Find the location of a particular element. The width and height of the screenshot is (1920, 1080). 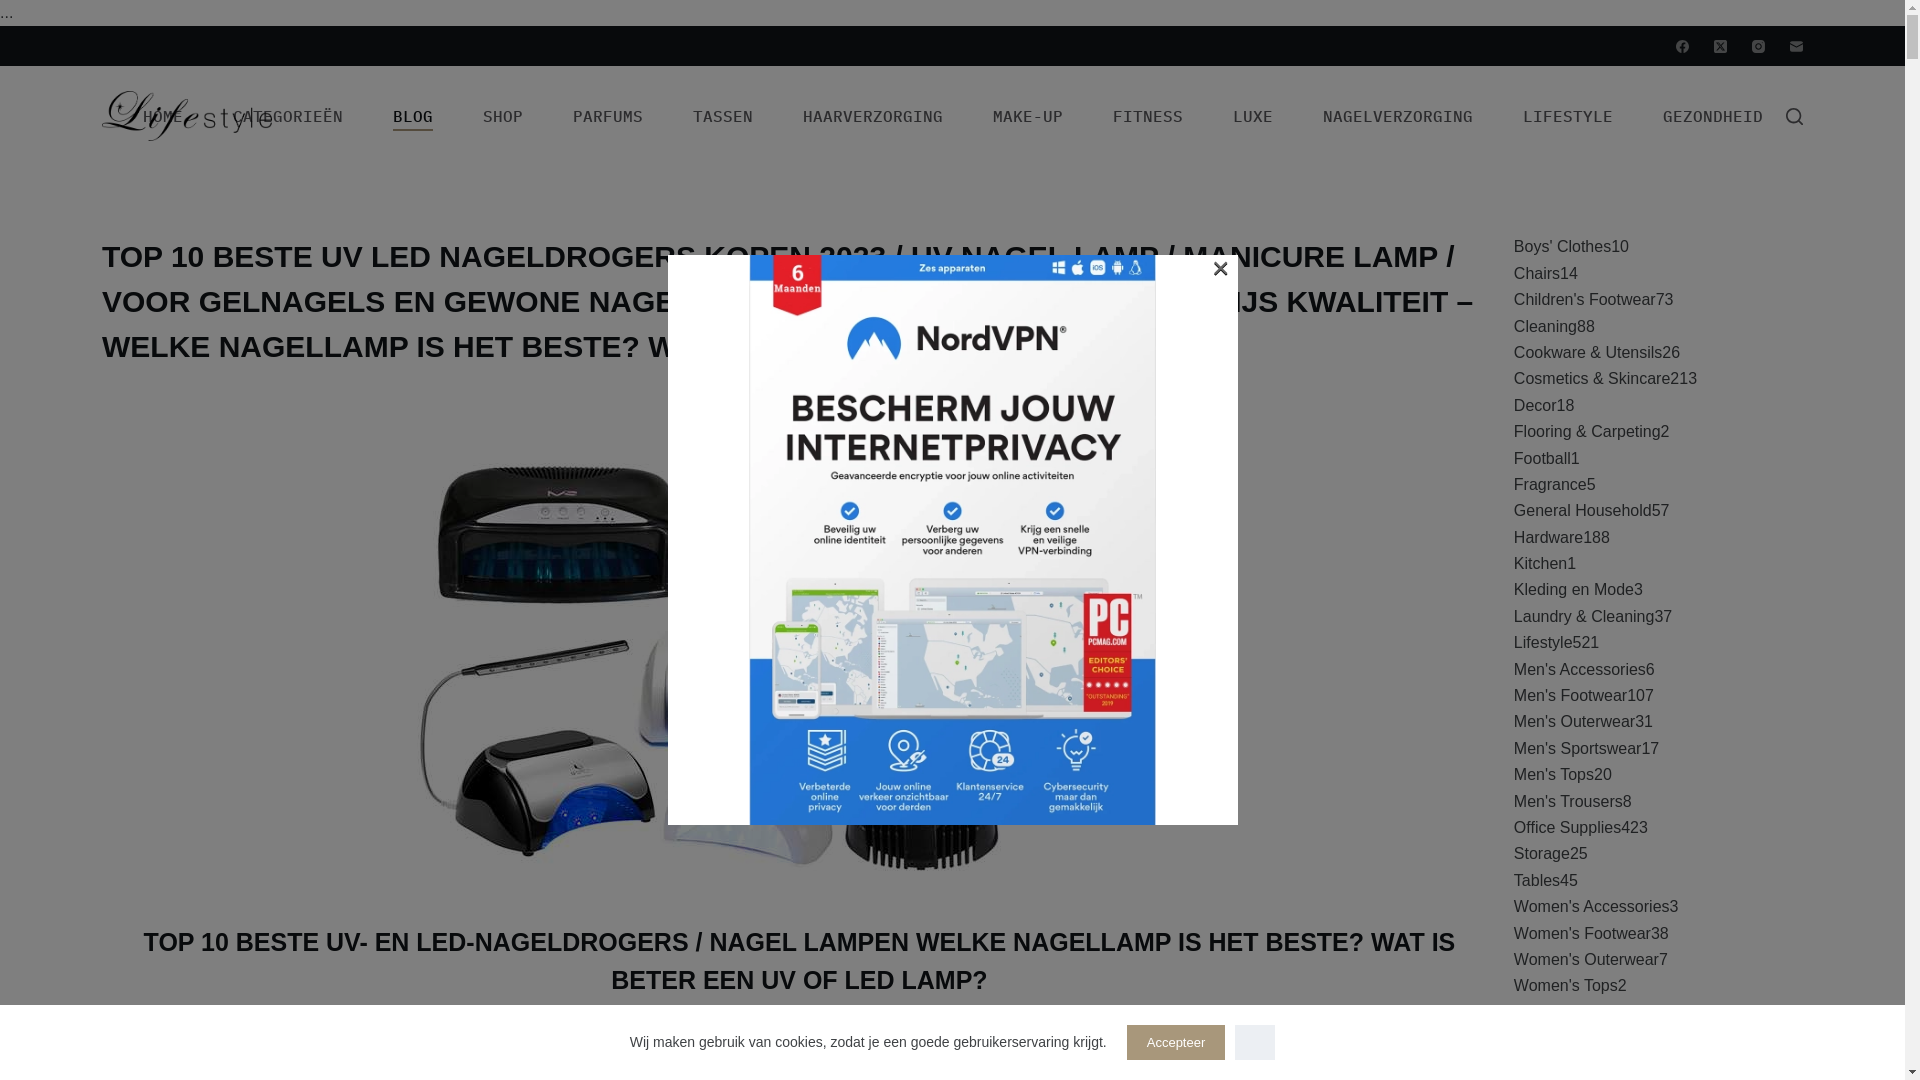

'TASSEN' is located at coordinates (722, 115).